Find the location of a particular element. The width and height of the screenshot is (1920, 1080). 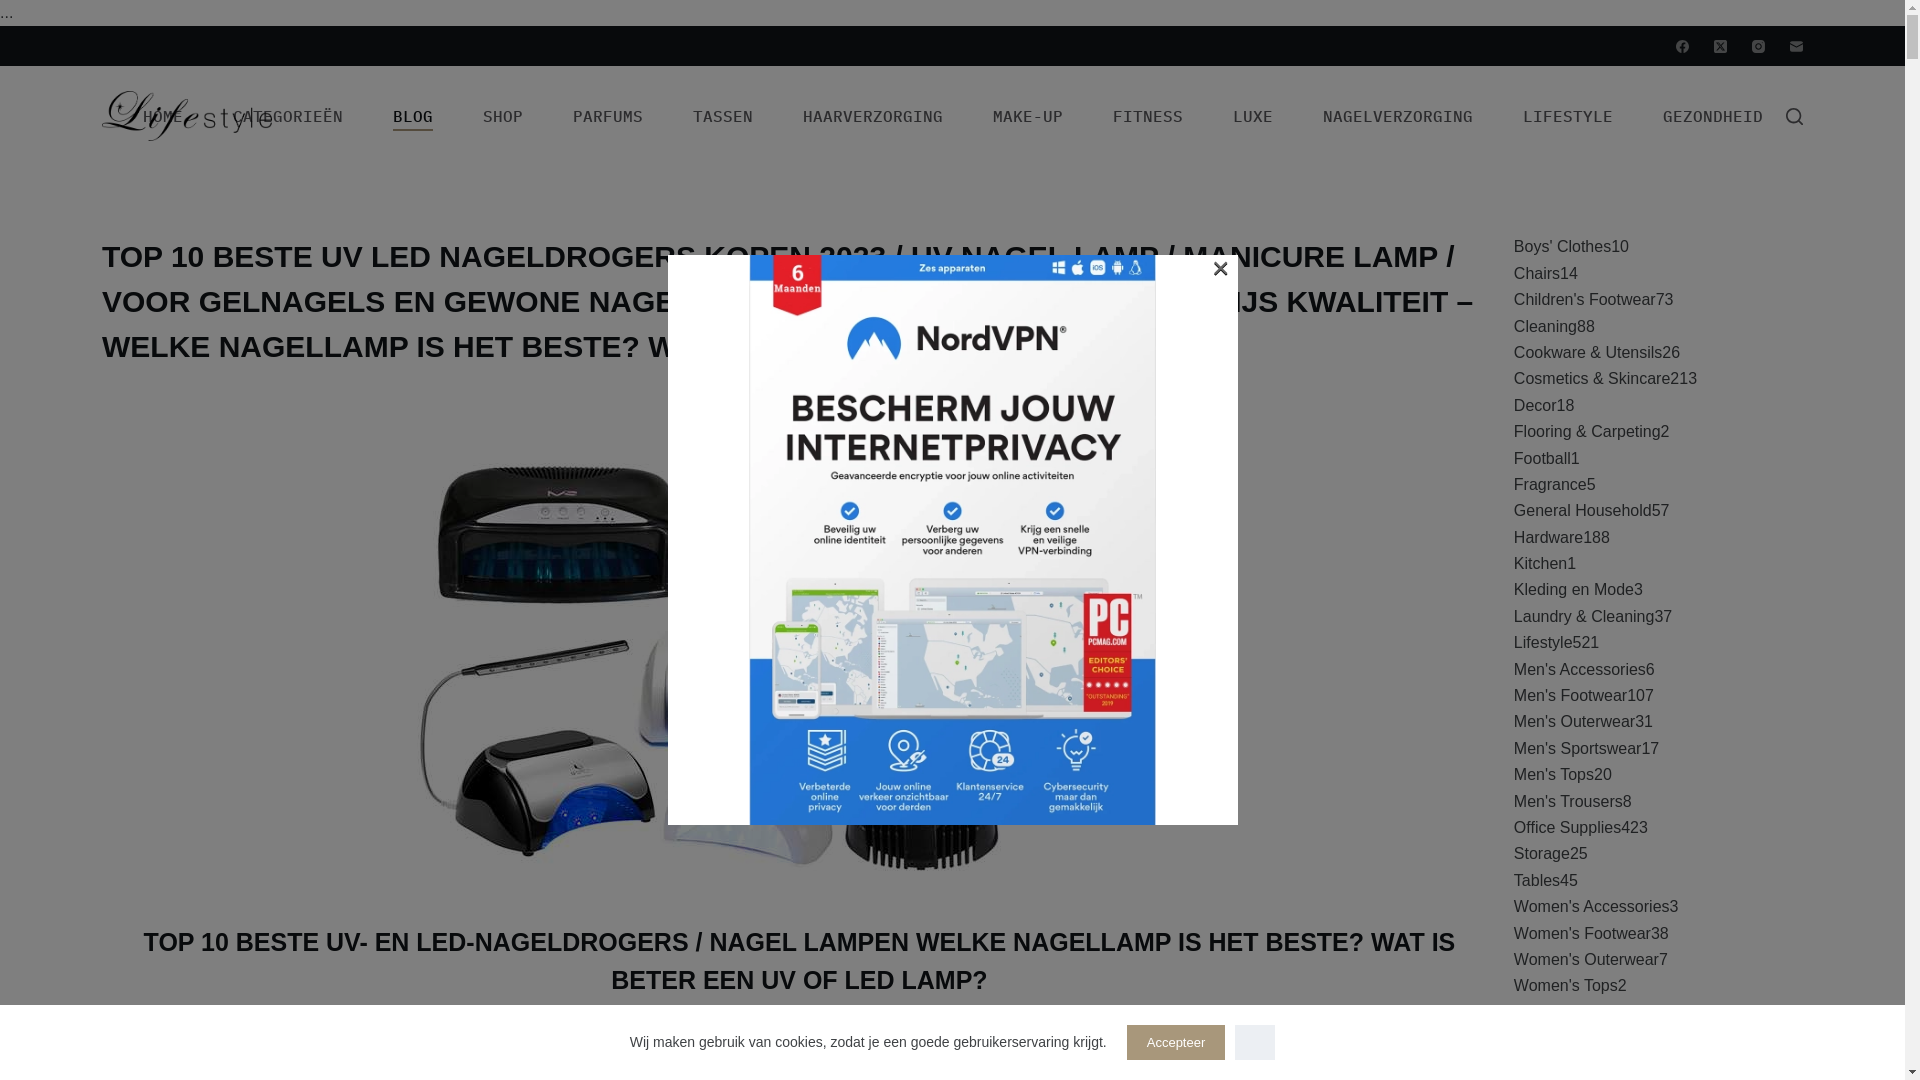

'TASSEN' is located at coordinates (722, 115).